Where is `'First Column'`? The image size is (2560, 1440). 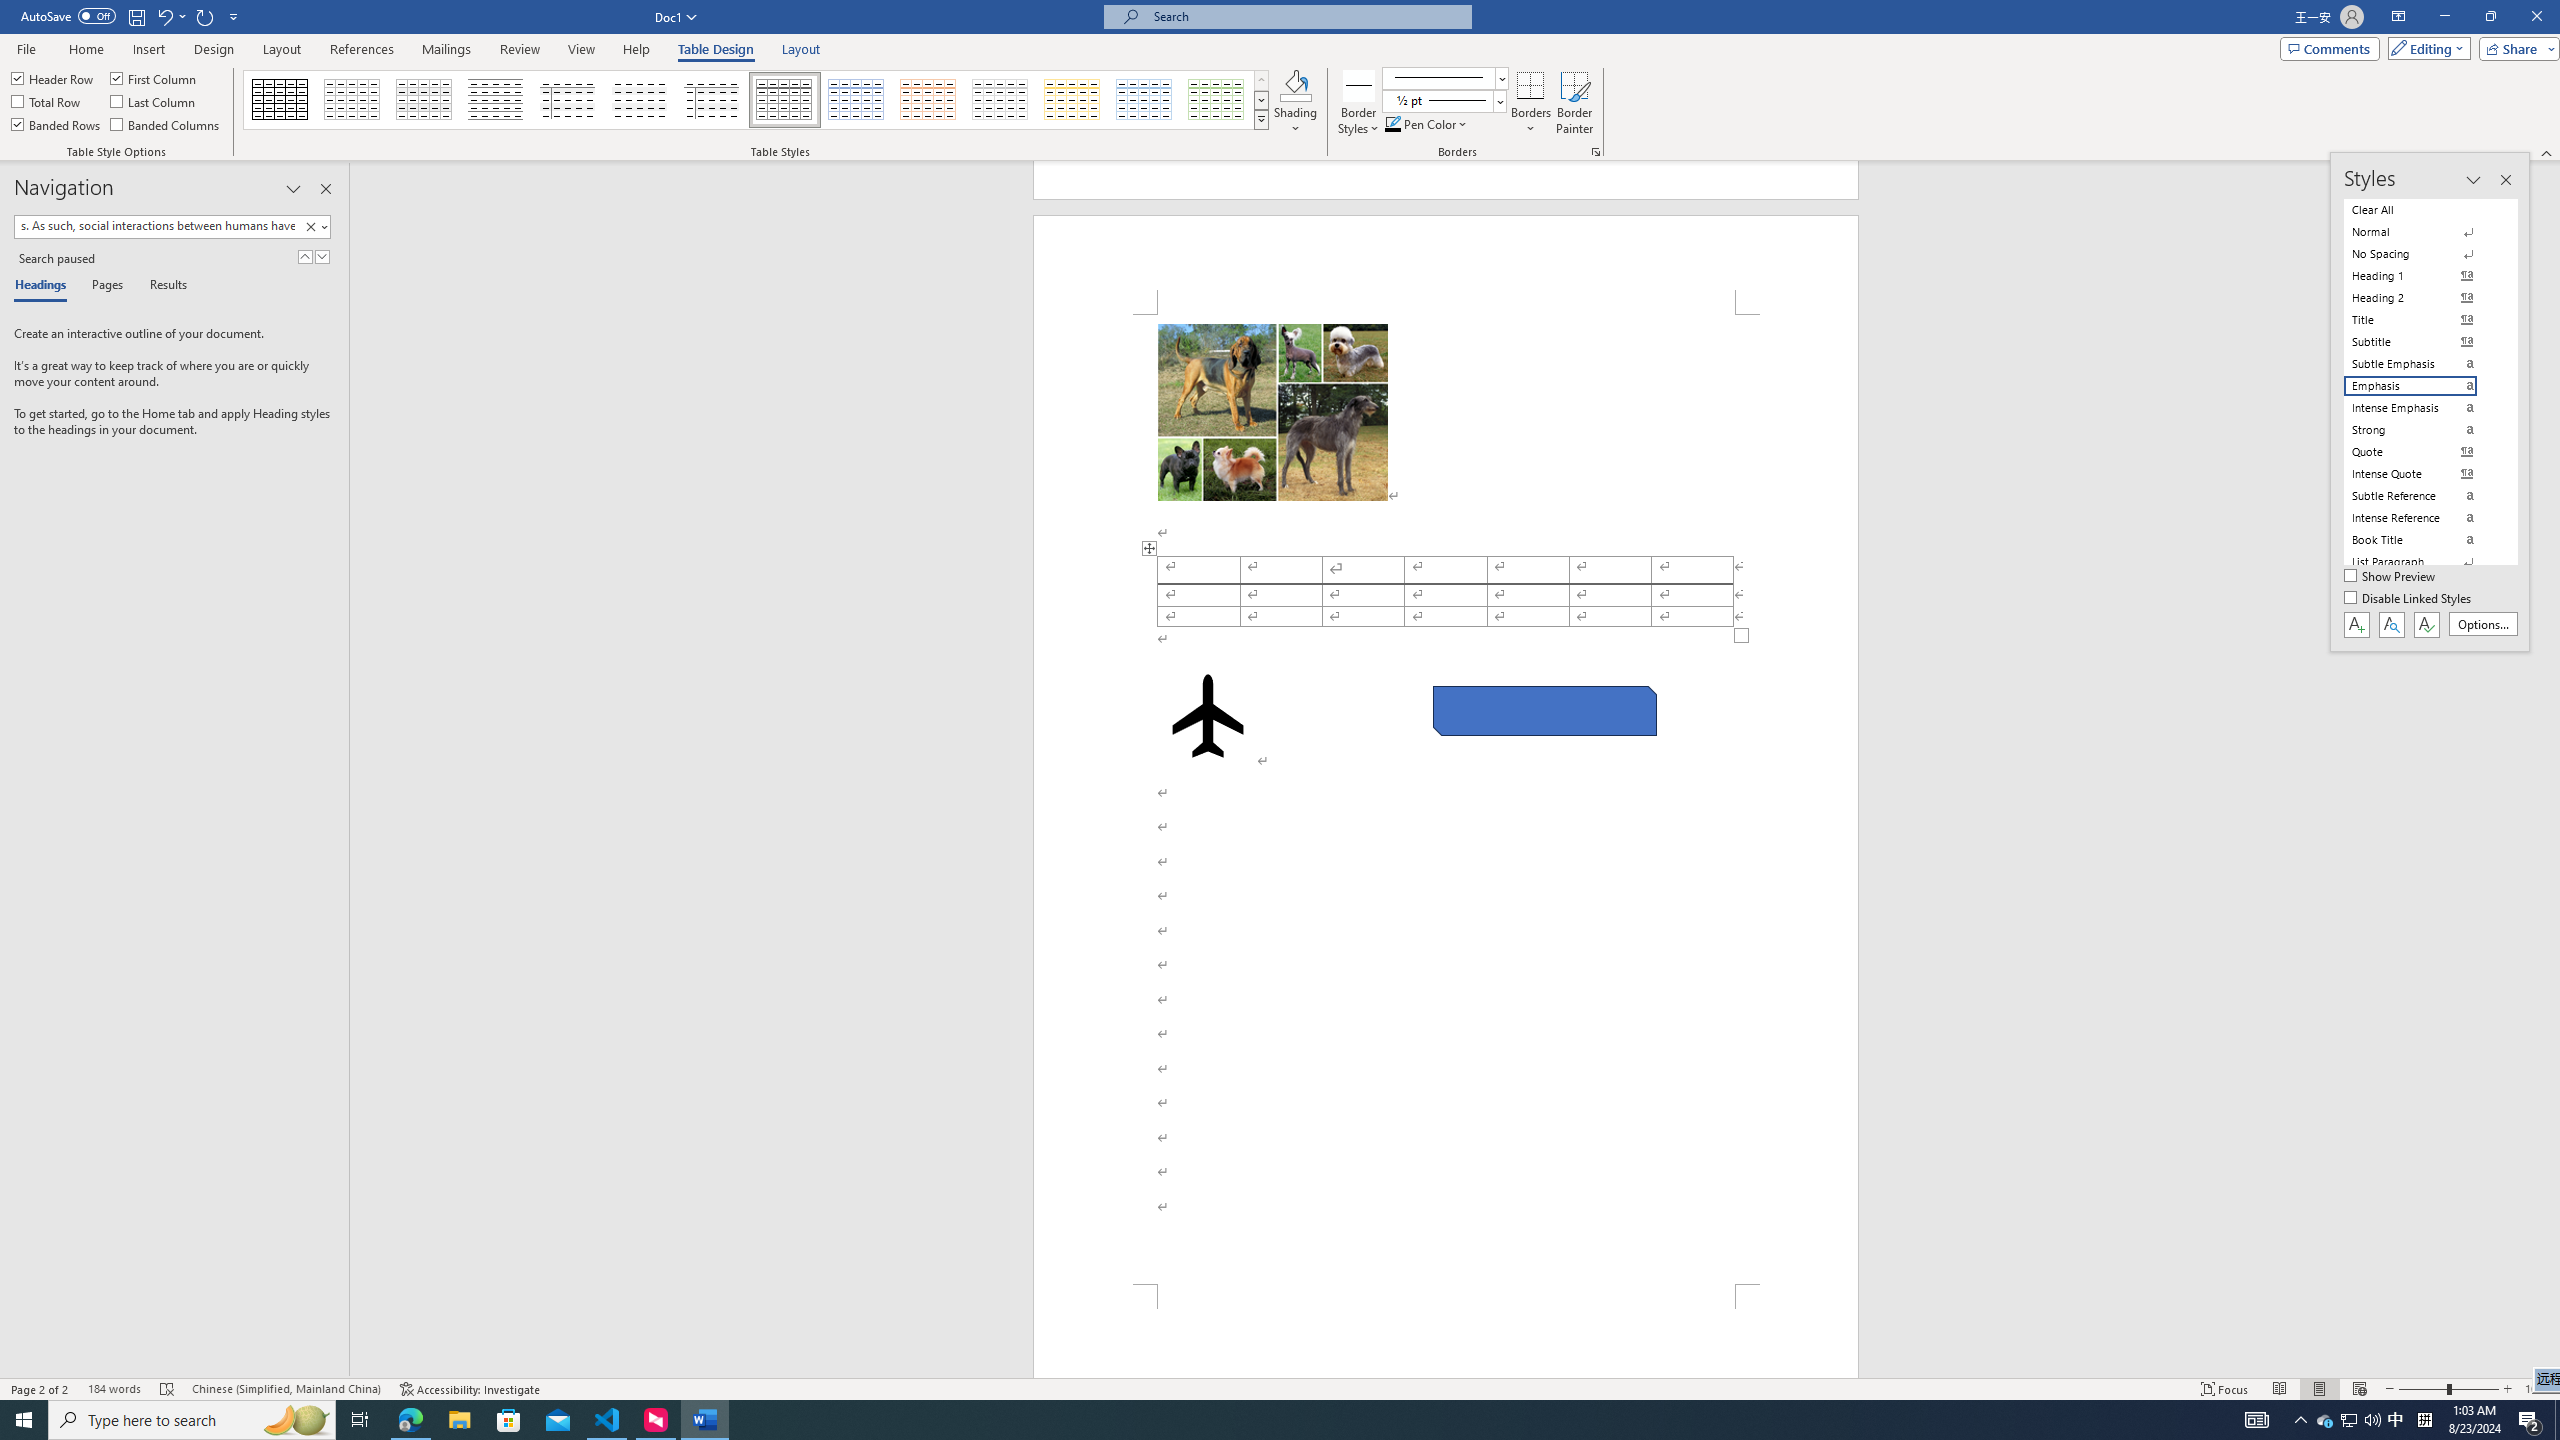 'First Column' is located at coordinates (154, 77).